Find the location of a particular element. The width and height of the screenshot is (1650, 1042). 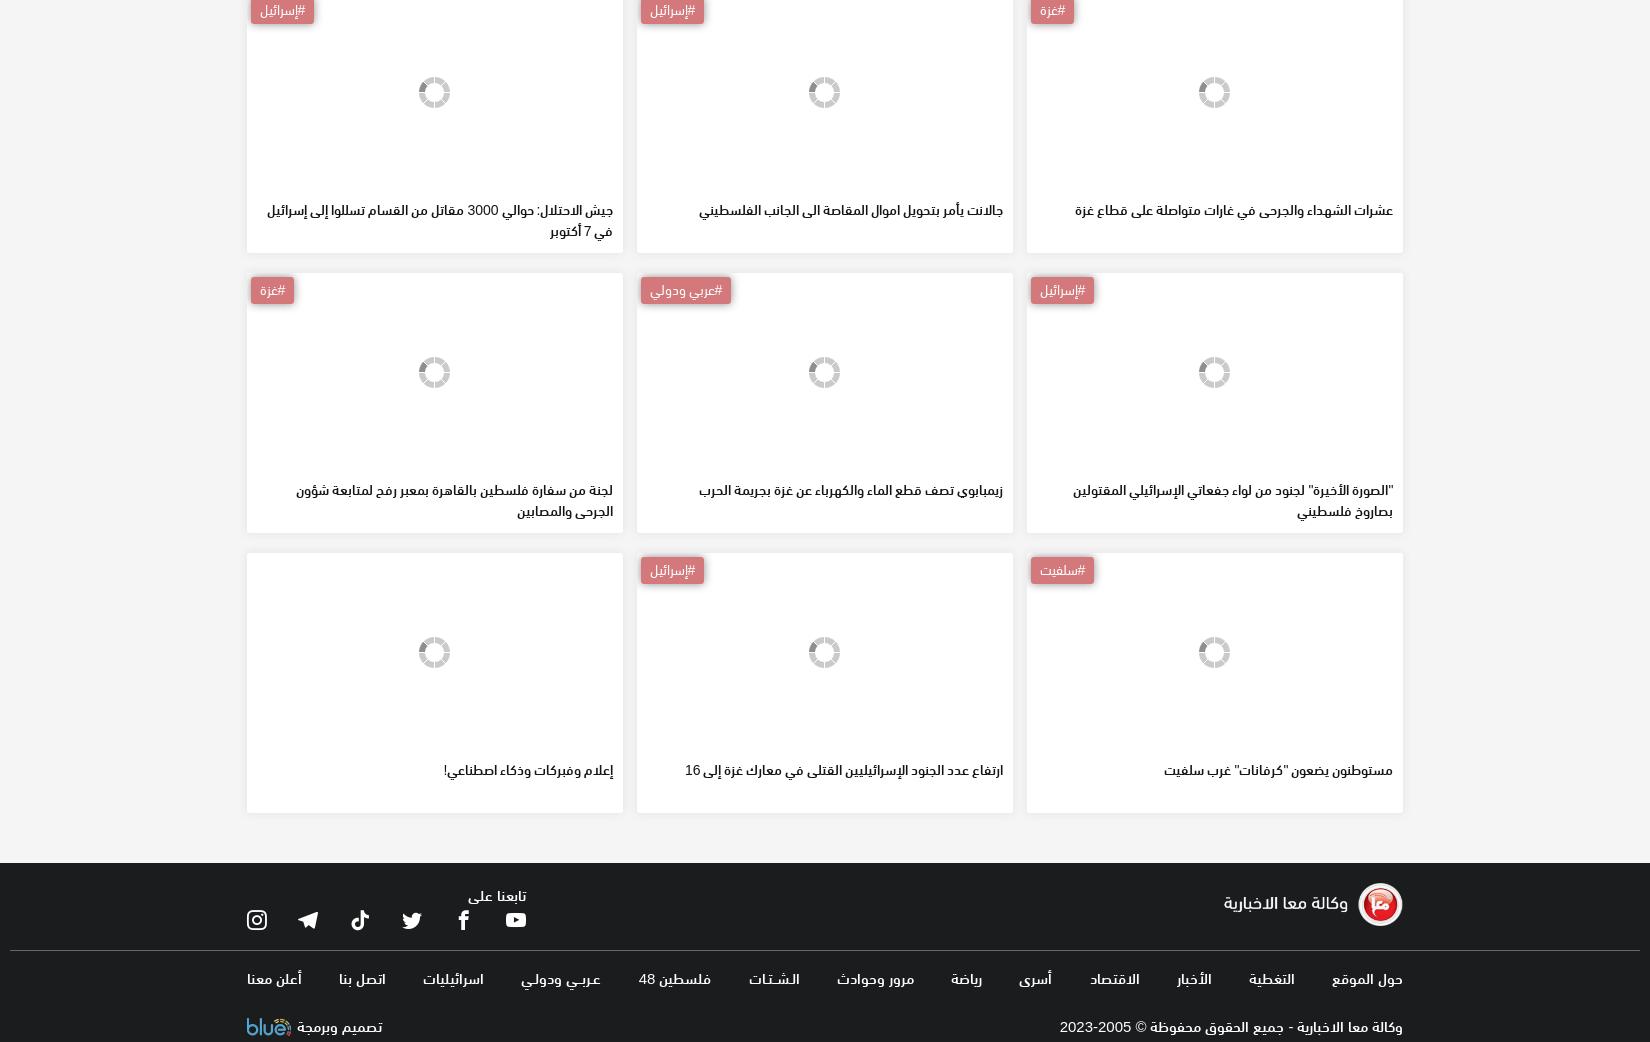

'#سلفيت' is located at coordinates (1061, 712).